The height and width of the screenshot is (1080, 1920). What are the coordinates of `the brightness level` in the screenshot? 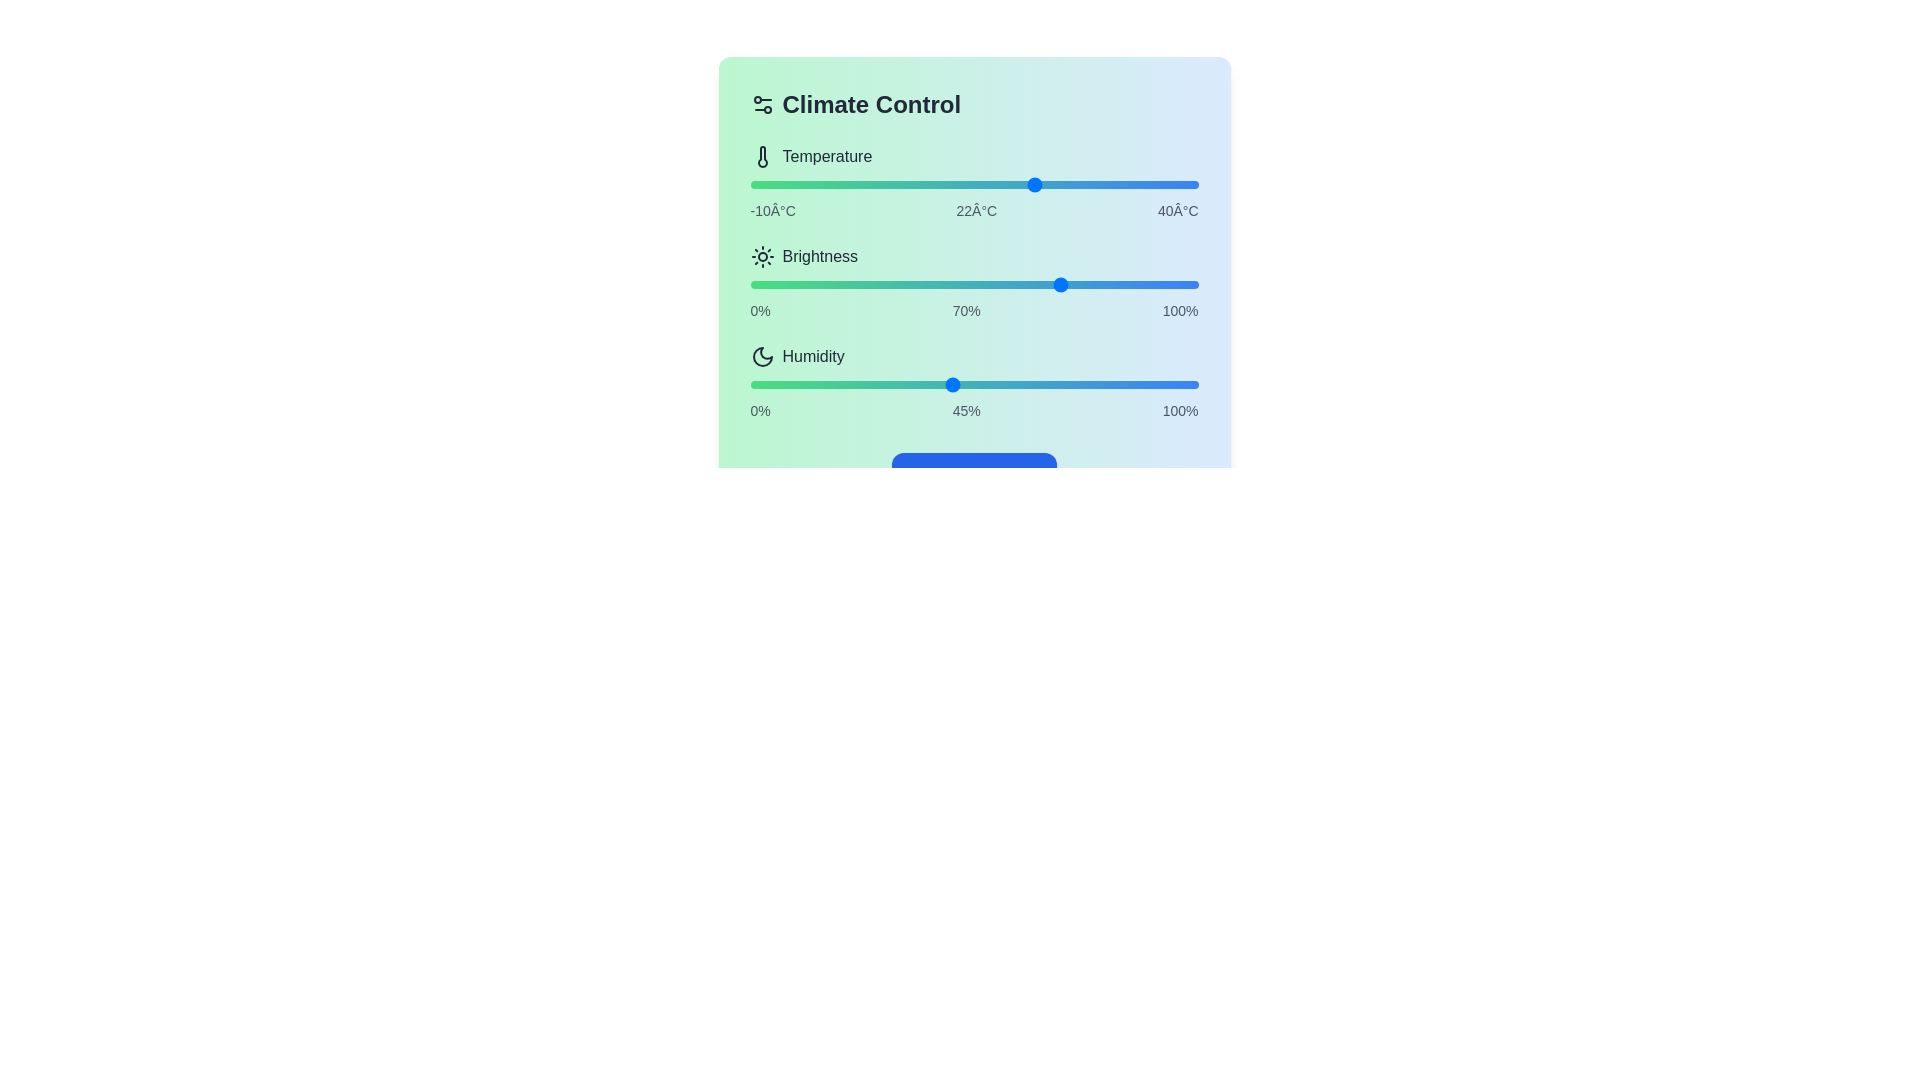 It's located at (969, 285).